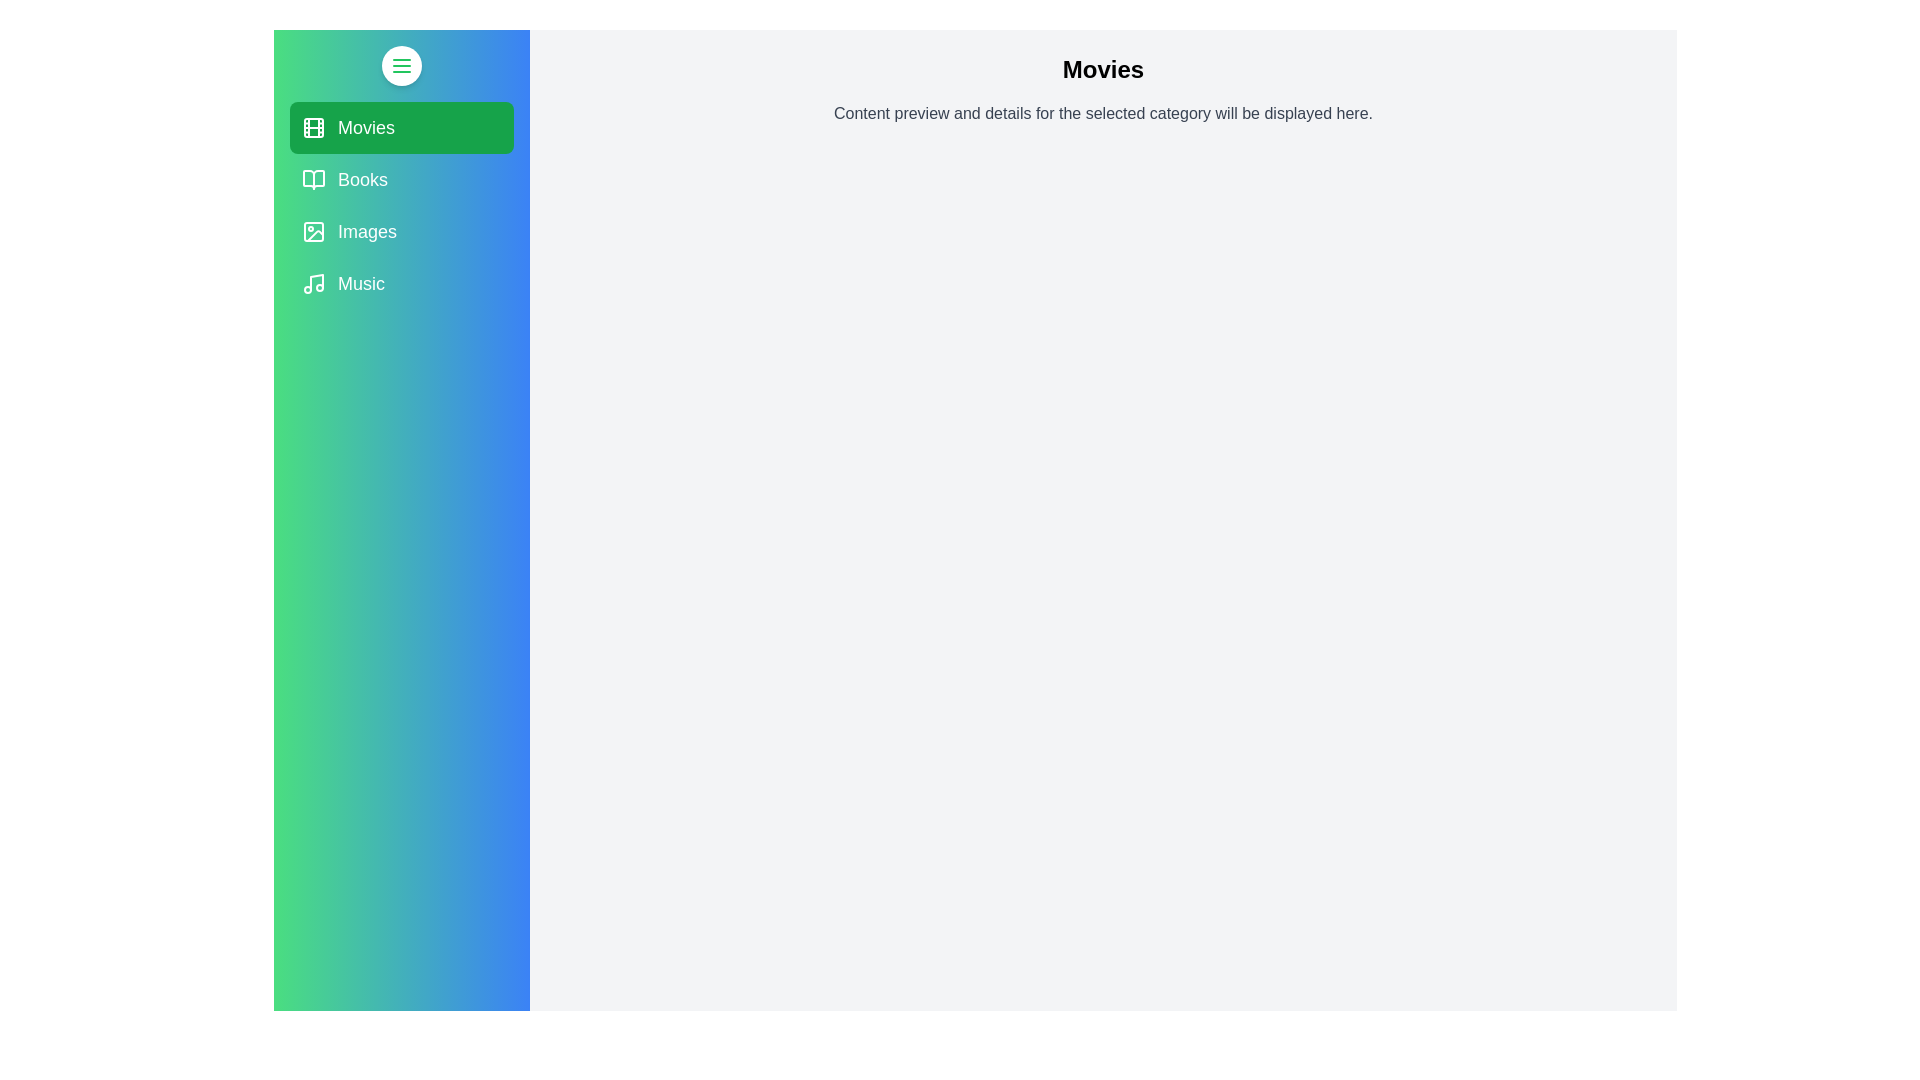  Describe the element at coordinates (401, 284) in the screenshot. I see `the category Music to observe the hover effect` at that location.